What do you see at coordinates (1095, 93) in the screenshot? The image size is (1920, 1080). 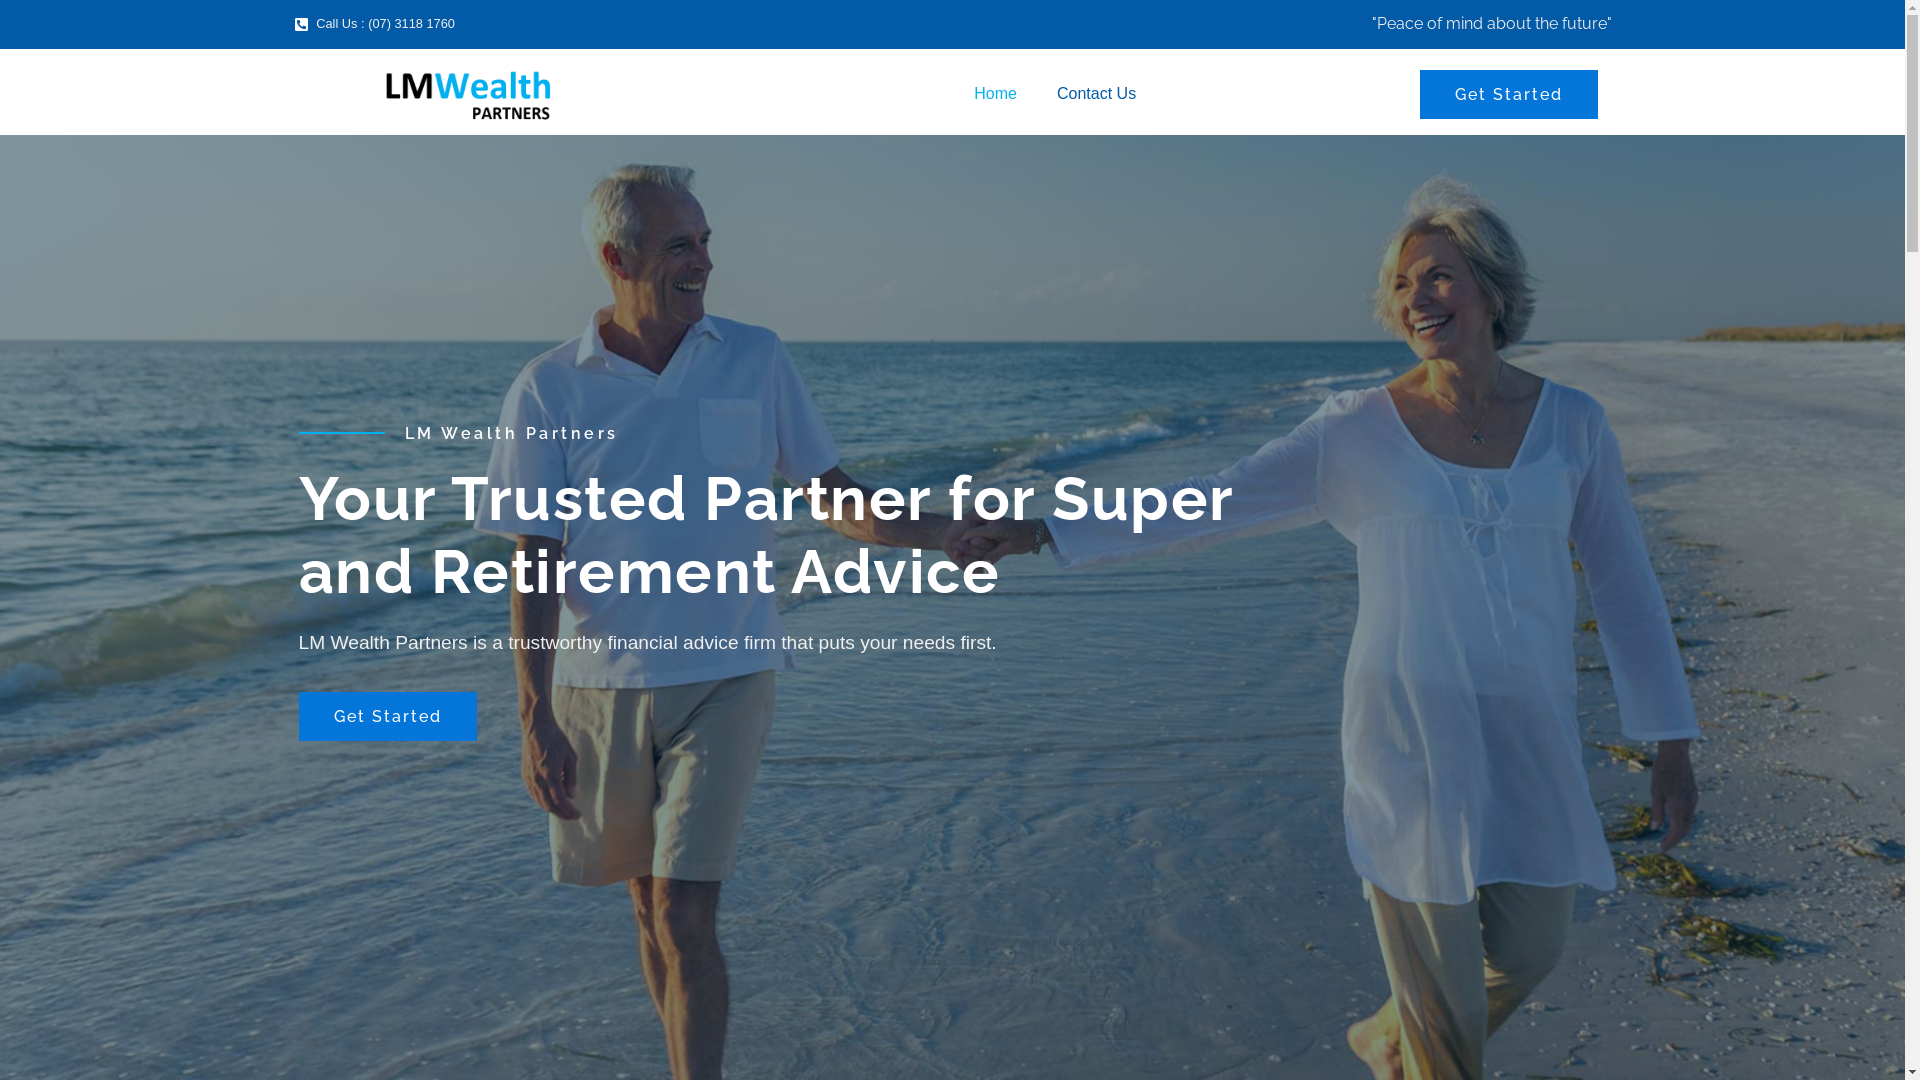 I see `'Contact Us'` at bounding box center [1095, 93].